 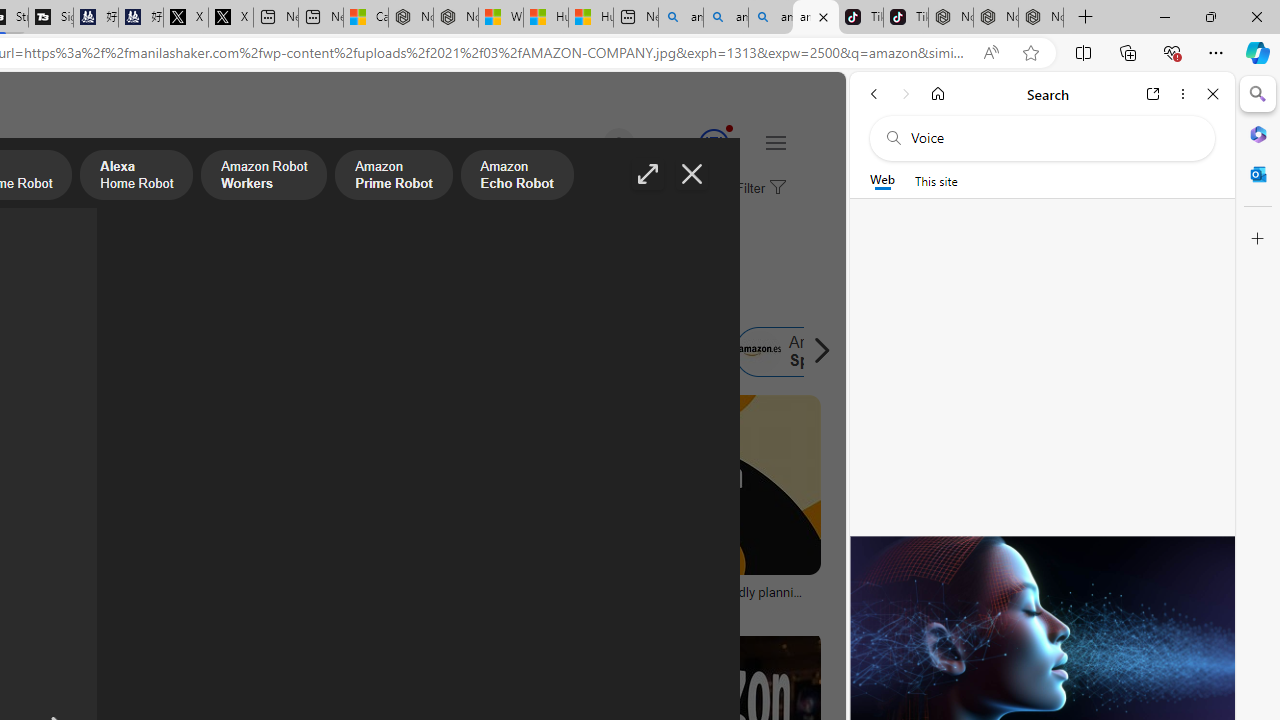 I want to click on 'Customize', so click(x=1257, y=238).